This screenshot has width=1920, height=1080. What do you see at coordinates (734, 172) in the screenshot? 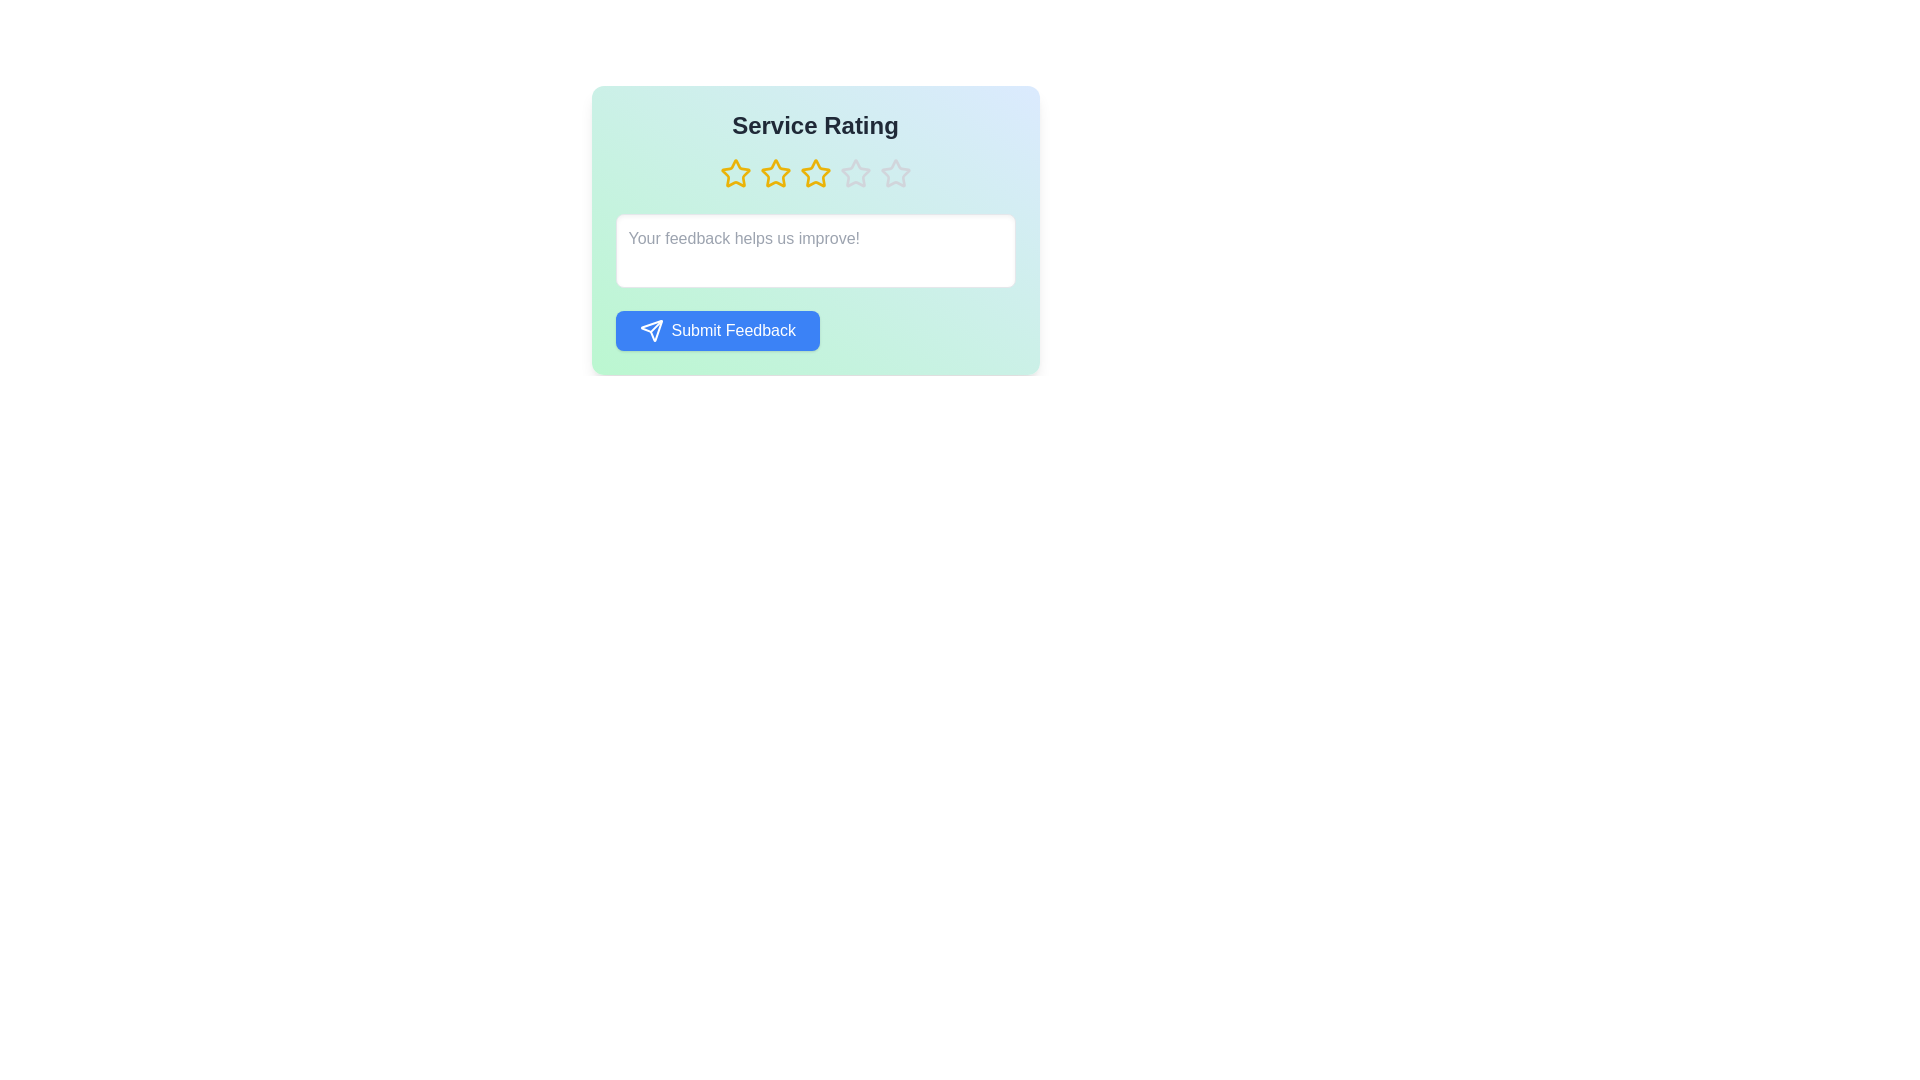
I see `the first star-shaped rating icon with a golden yellow outline` at bounding box center [734, 172].